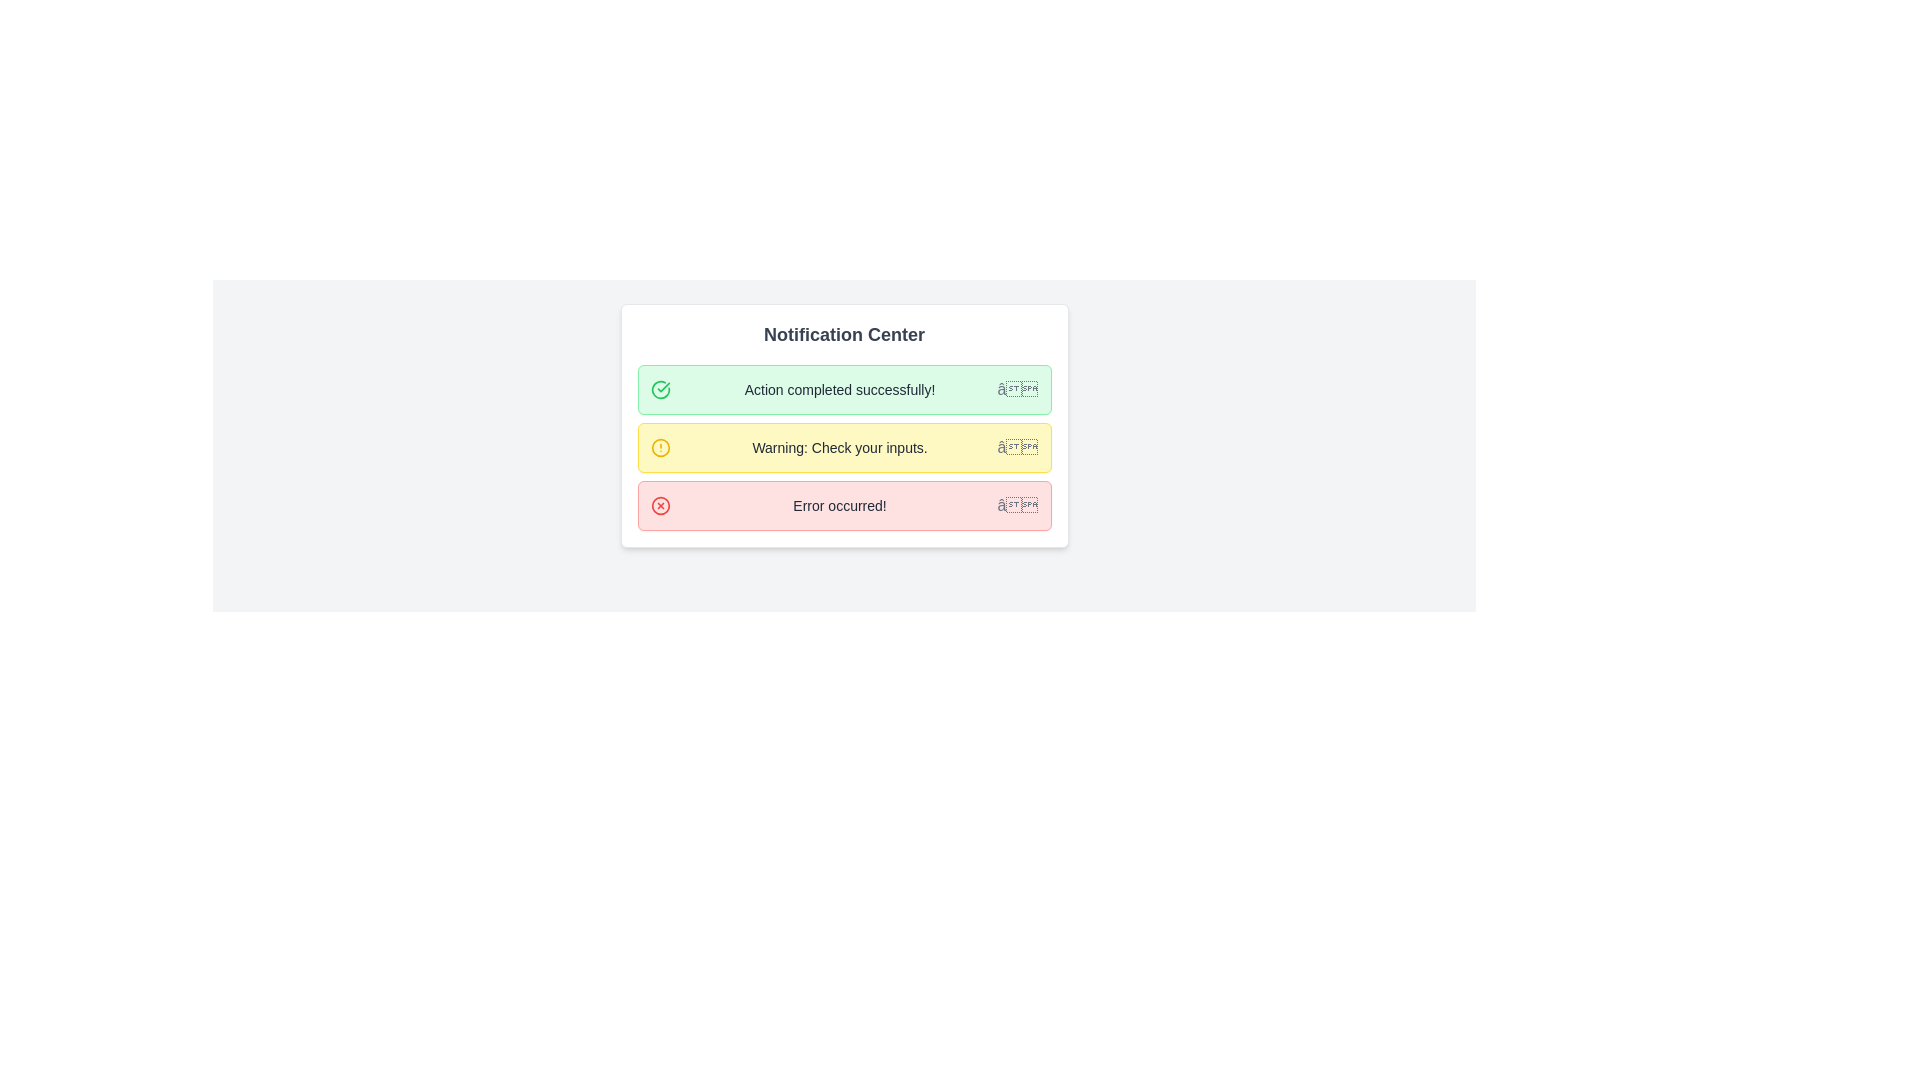  I want to click on the dismiss button located at the extreme right of the 'Error occurred!' notification bar for accessibility navigation, so click(1017, 504).